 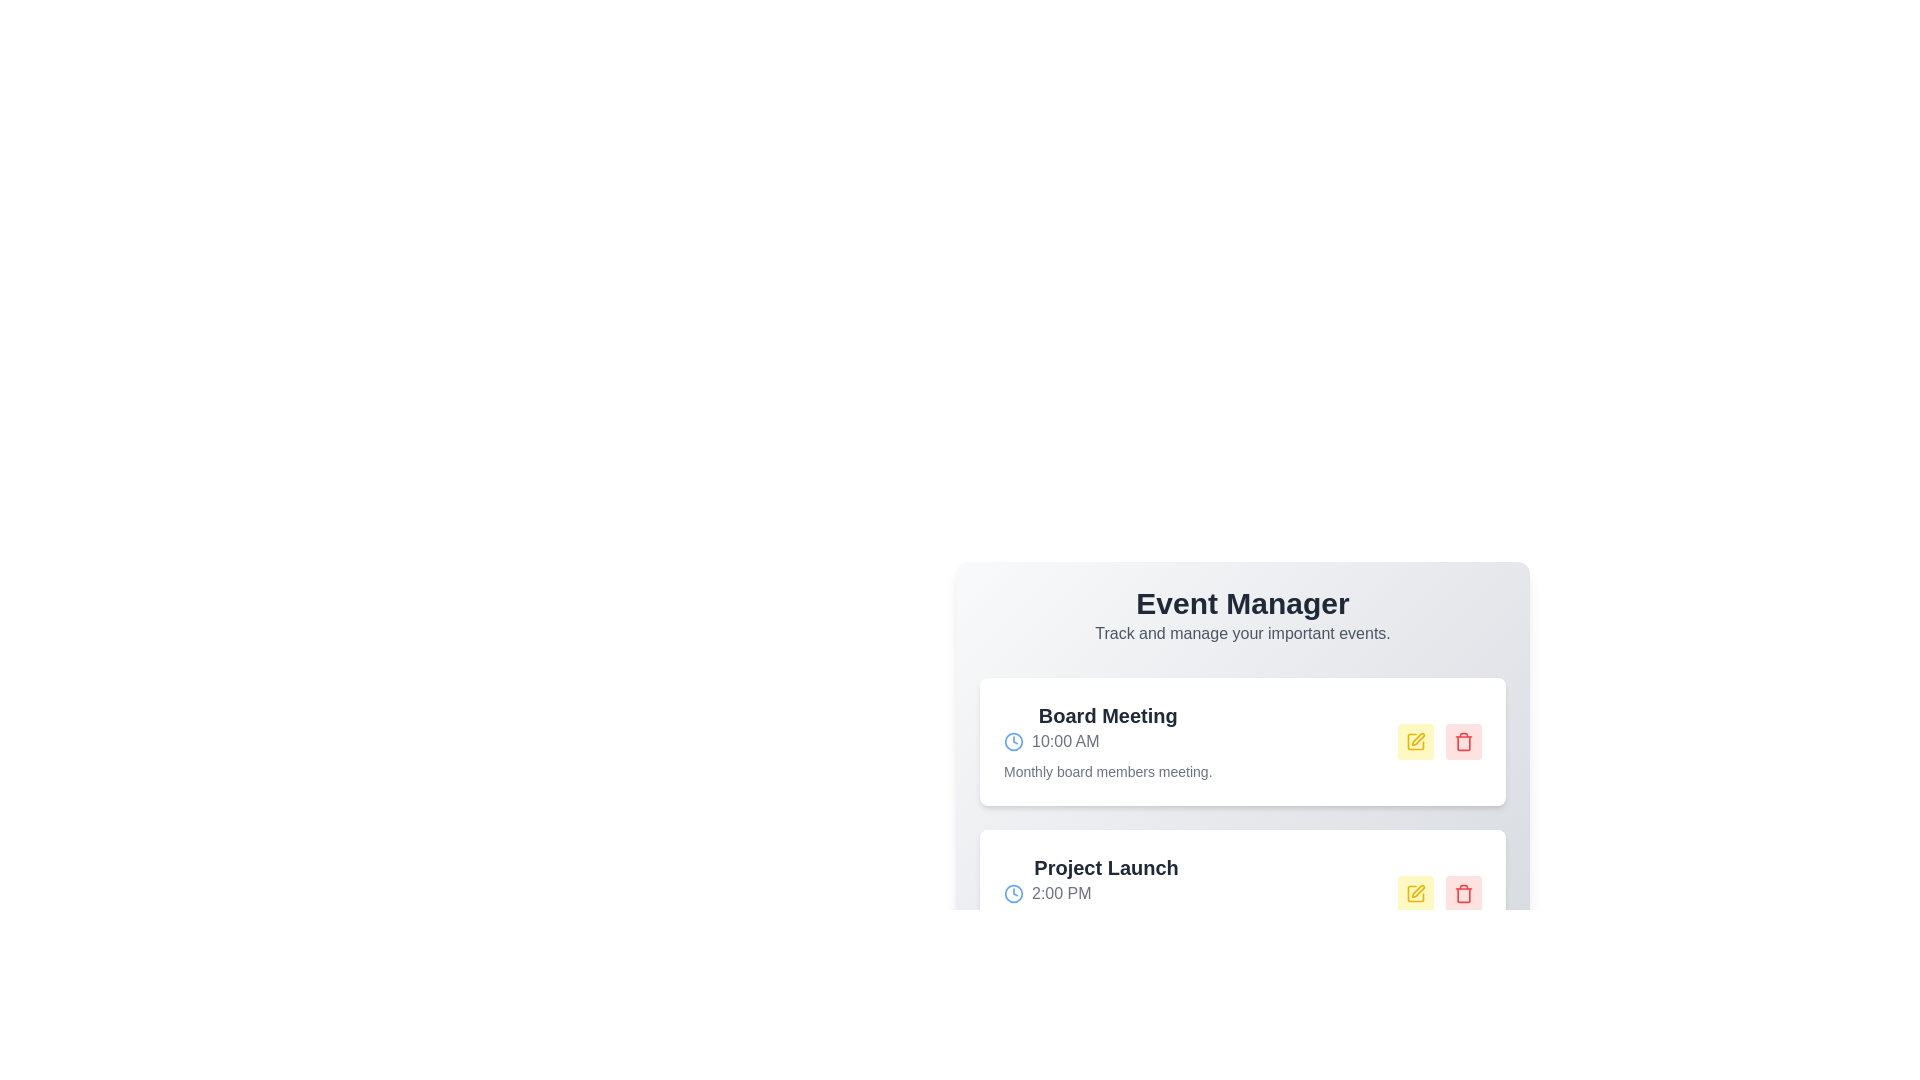 What do you see at coordinates (1464, 893) in the screenshot?
I see `delete button for the event titled 'Project Launch'` at bounding box center [1464, 893].